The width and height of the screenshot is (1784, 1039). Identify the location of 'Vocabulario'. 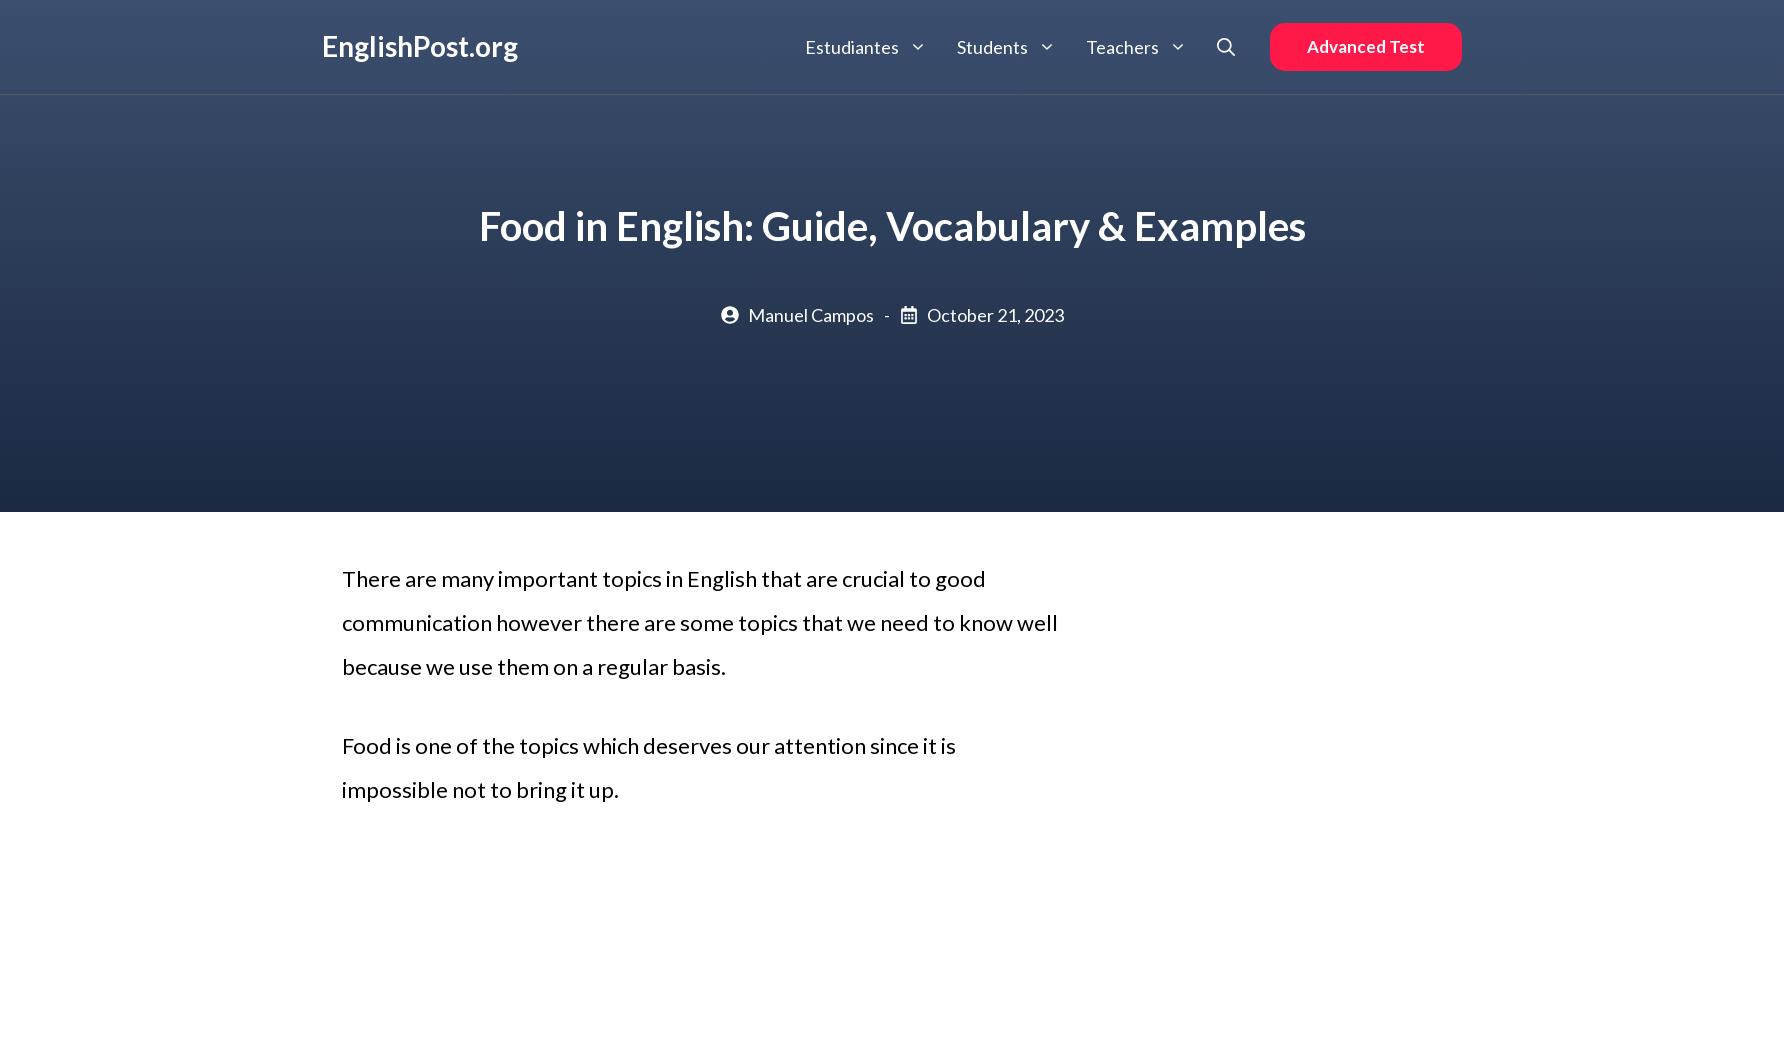
(871, 457).